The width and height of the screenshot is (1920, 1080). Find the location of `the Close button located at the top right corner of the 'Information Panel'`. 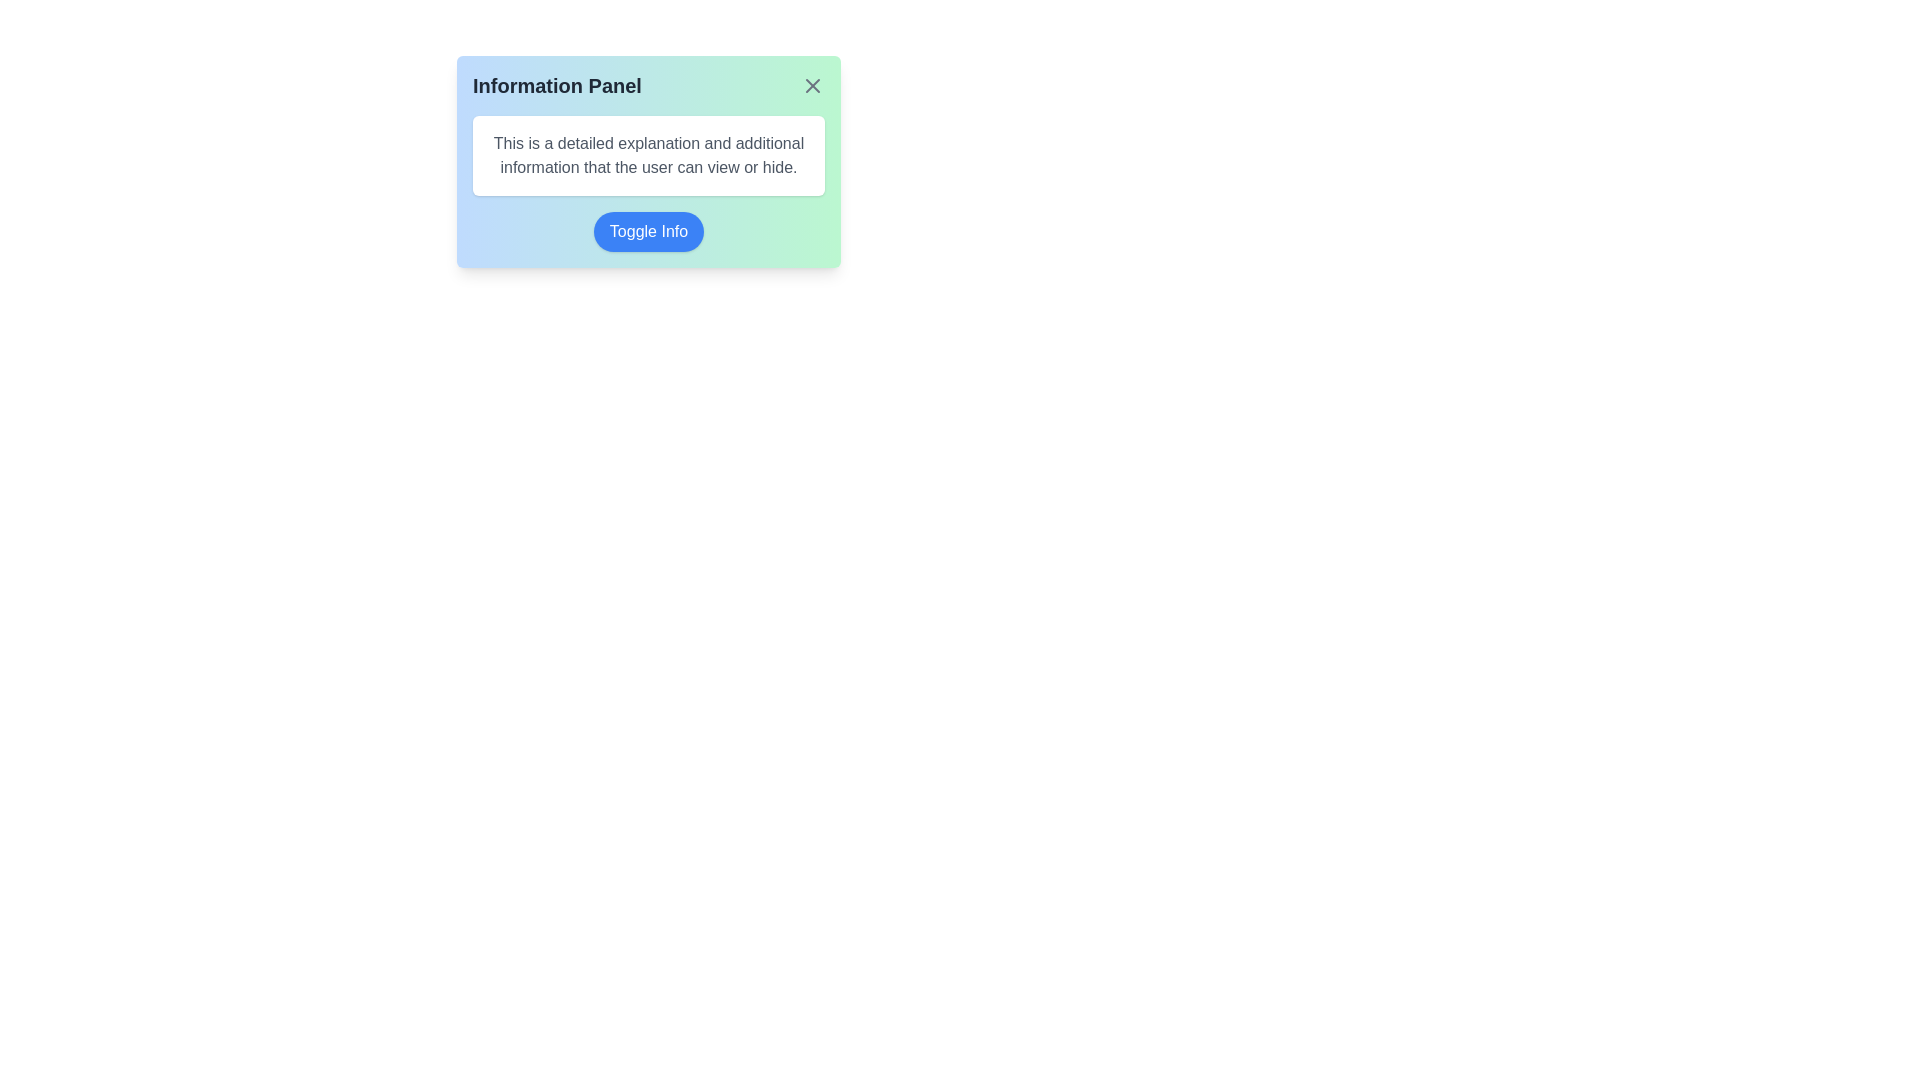

the Close button located at the top right corner of the 'Information Panel' is located at coordinates (812, 84).